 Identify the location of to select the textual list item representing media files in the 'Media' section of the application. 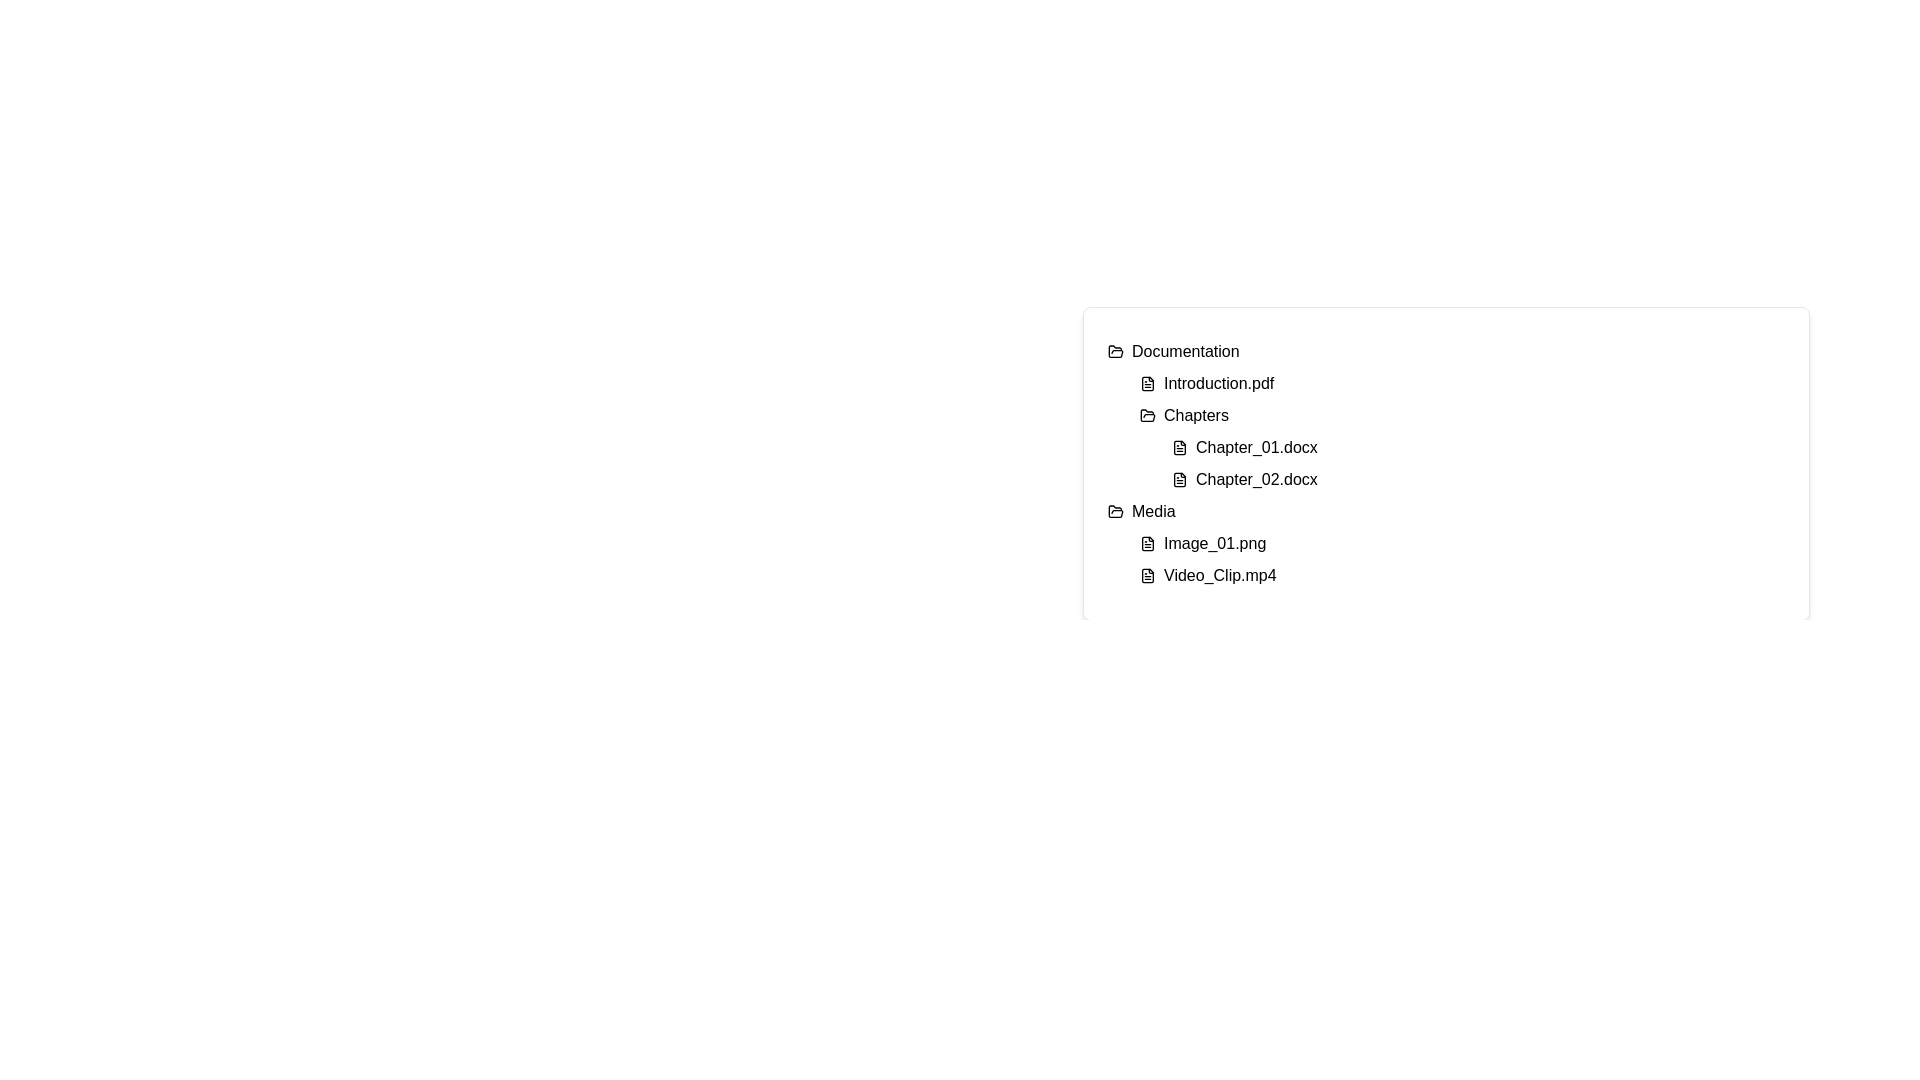
(1446, 543).